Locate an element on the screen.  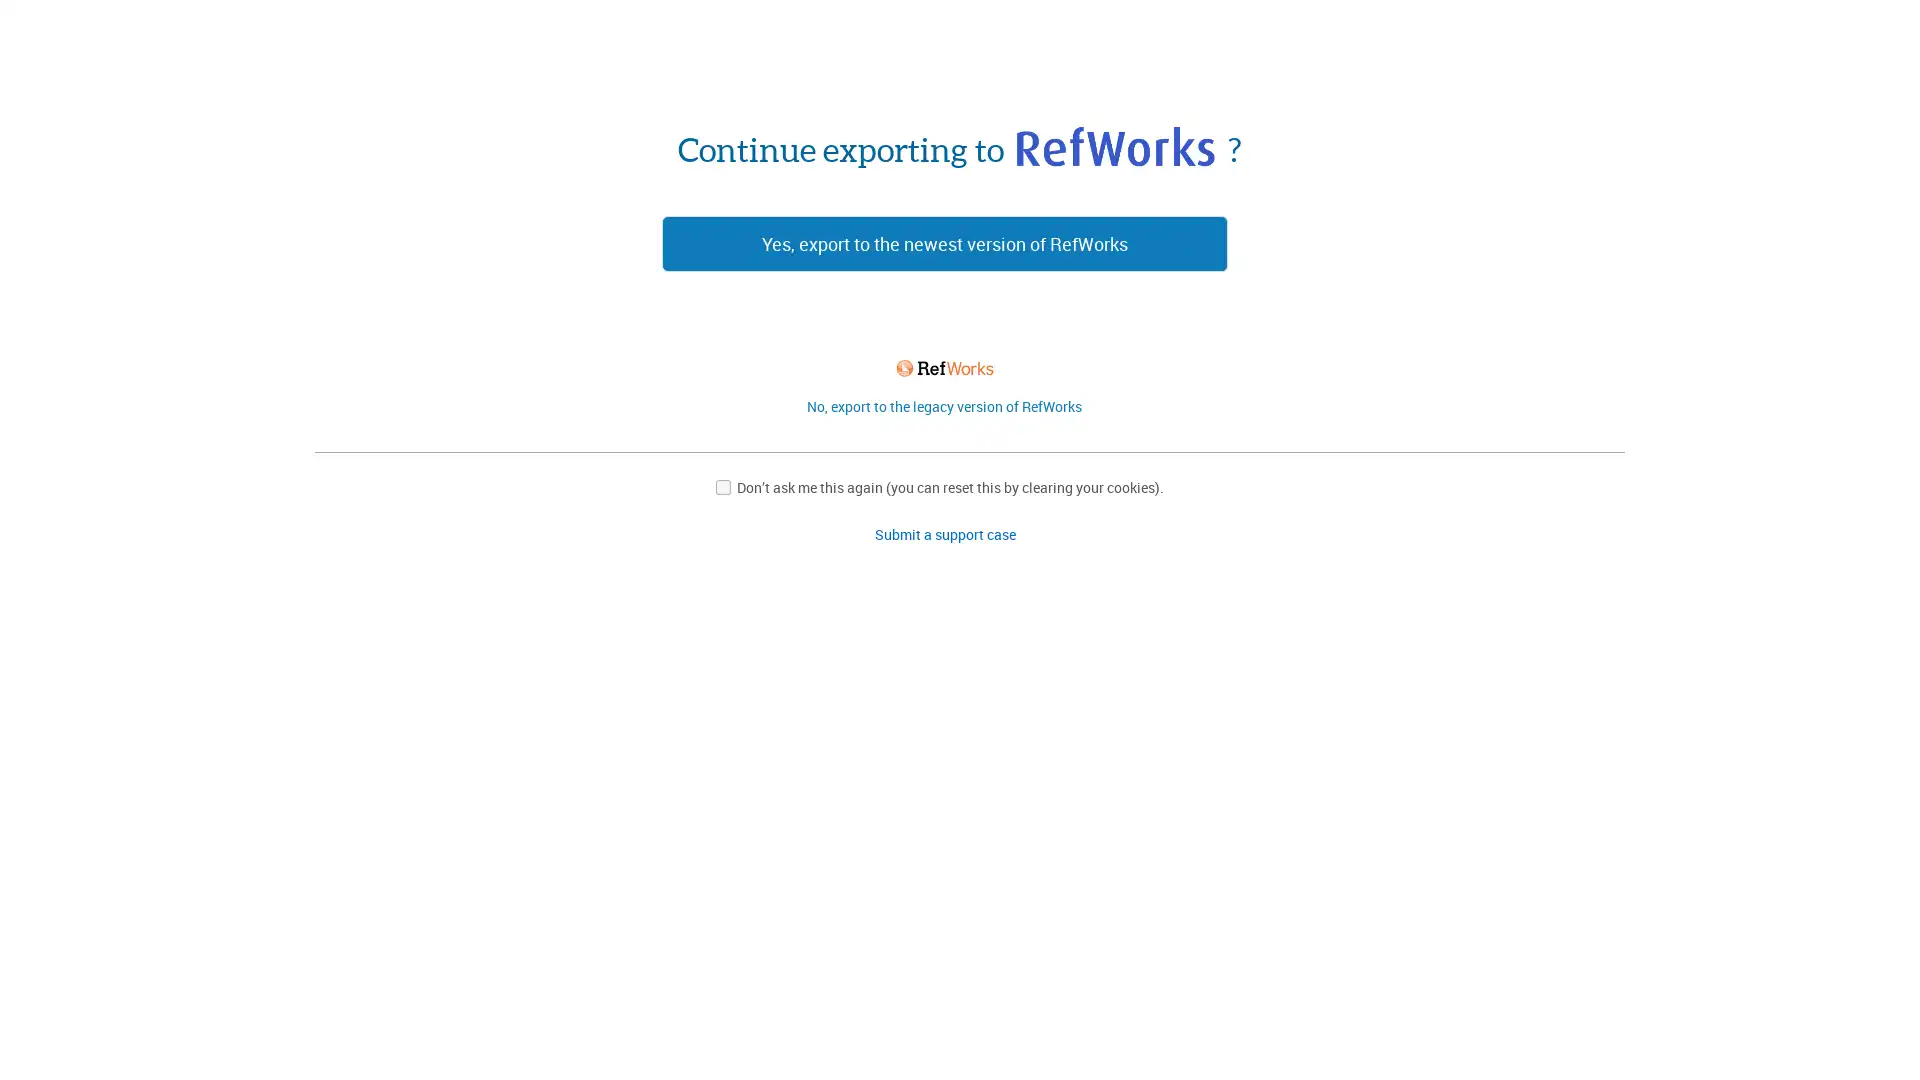
No, export to the legacy version of RefWorks is located at coordinates (943, 405).